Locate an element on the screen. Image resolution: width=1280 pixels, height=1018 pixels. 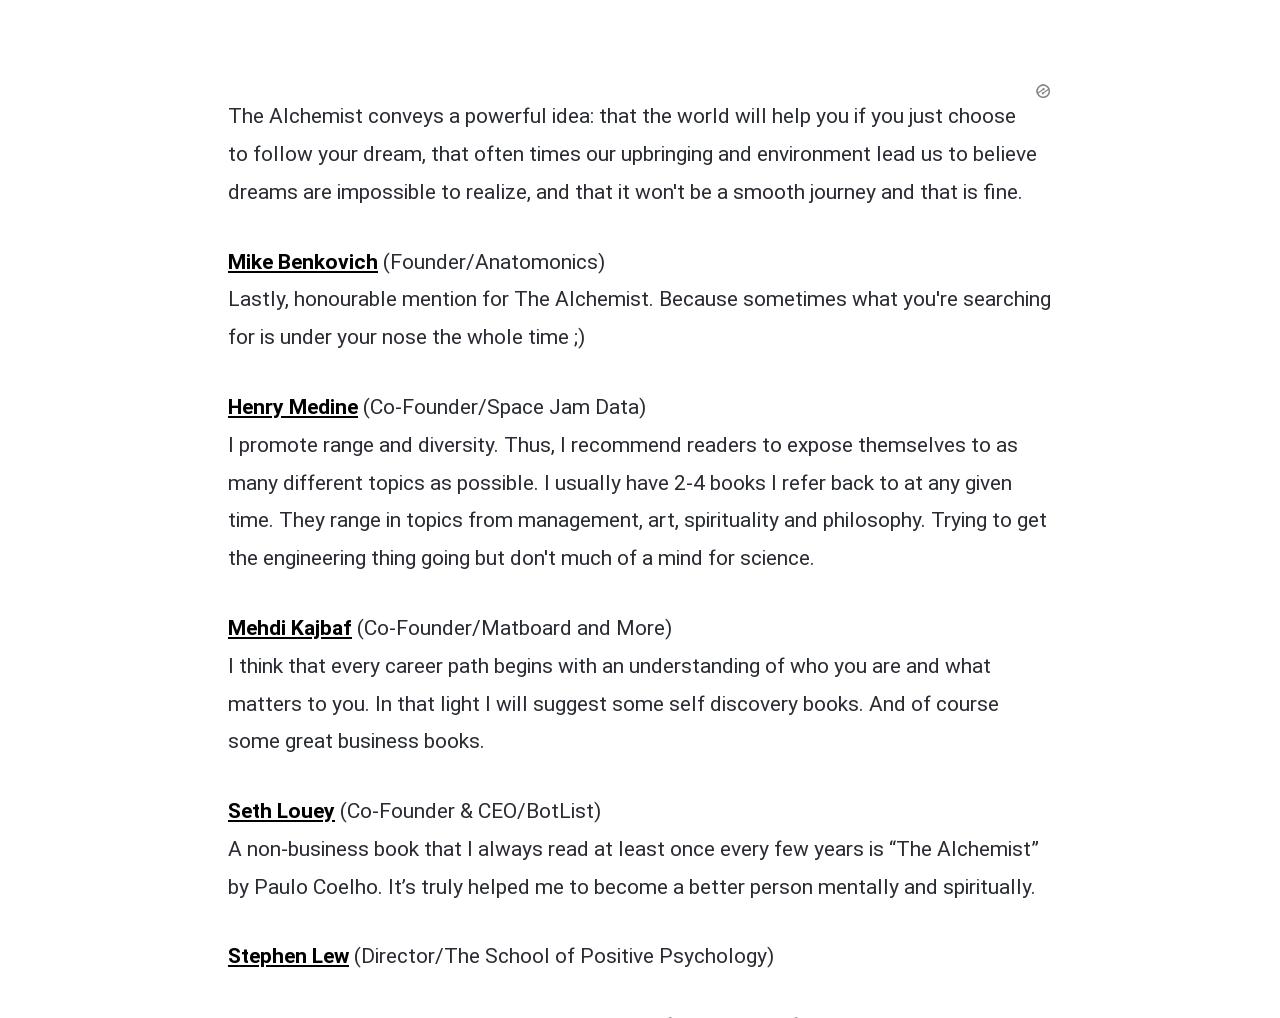
'(Co-Founder/Matboard and More)' is located at coordinates (512, 211).